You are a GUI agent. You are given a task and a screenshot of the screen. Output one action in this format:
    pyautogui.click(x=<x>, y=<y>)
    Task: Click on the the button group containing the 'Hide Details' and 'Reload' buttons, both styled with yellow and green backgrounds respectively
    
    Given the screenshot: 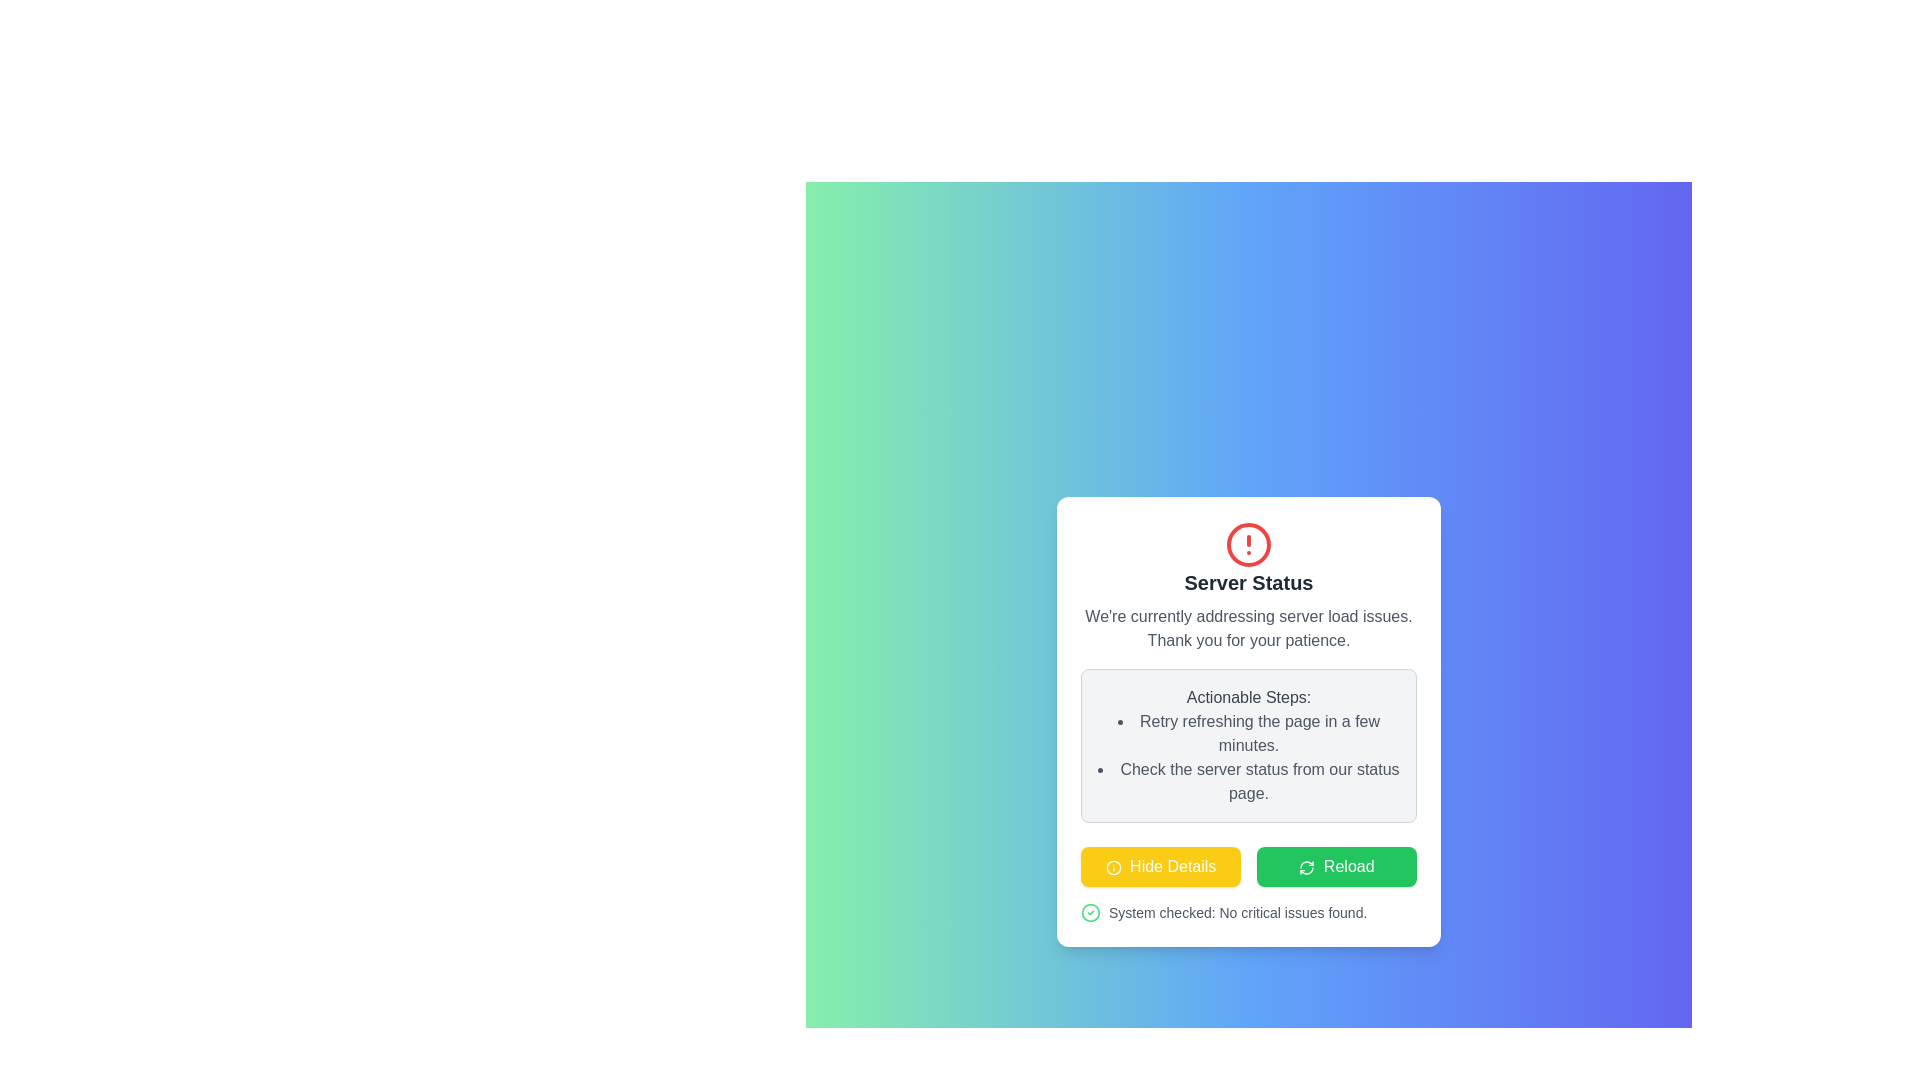 What is the action you would take?
    pyautogui.click(x=1247, y=866)
    